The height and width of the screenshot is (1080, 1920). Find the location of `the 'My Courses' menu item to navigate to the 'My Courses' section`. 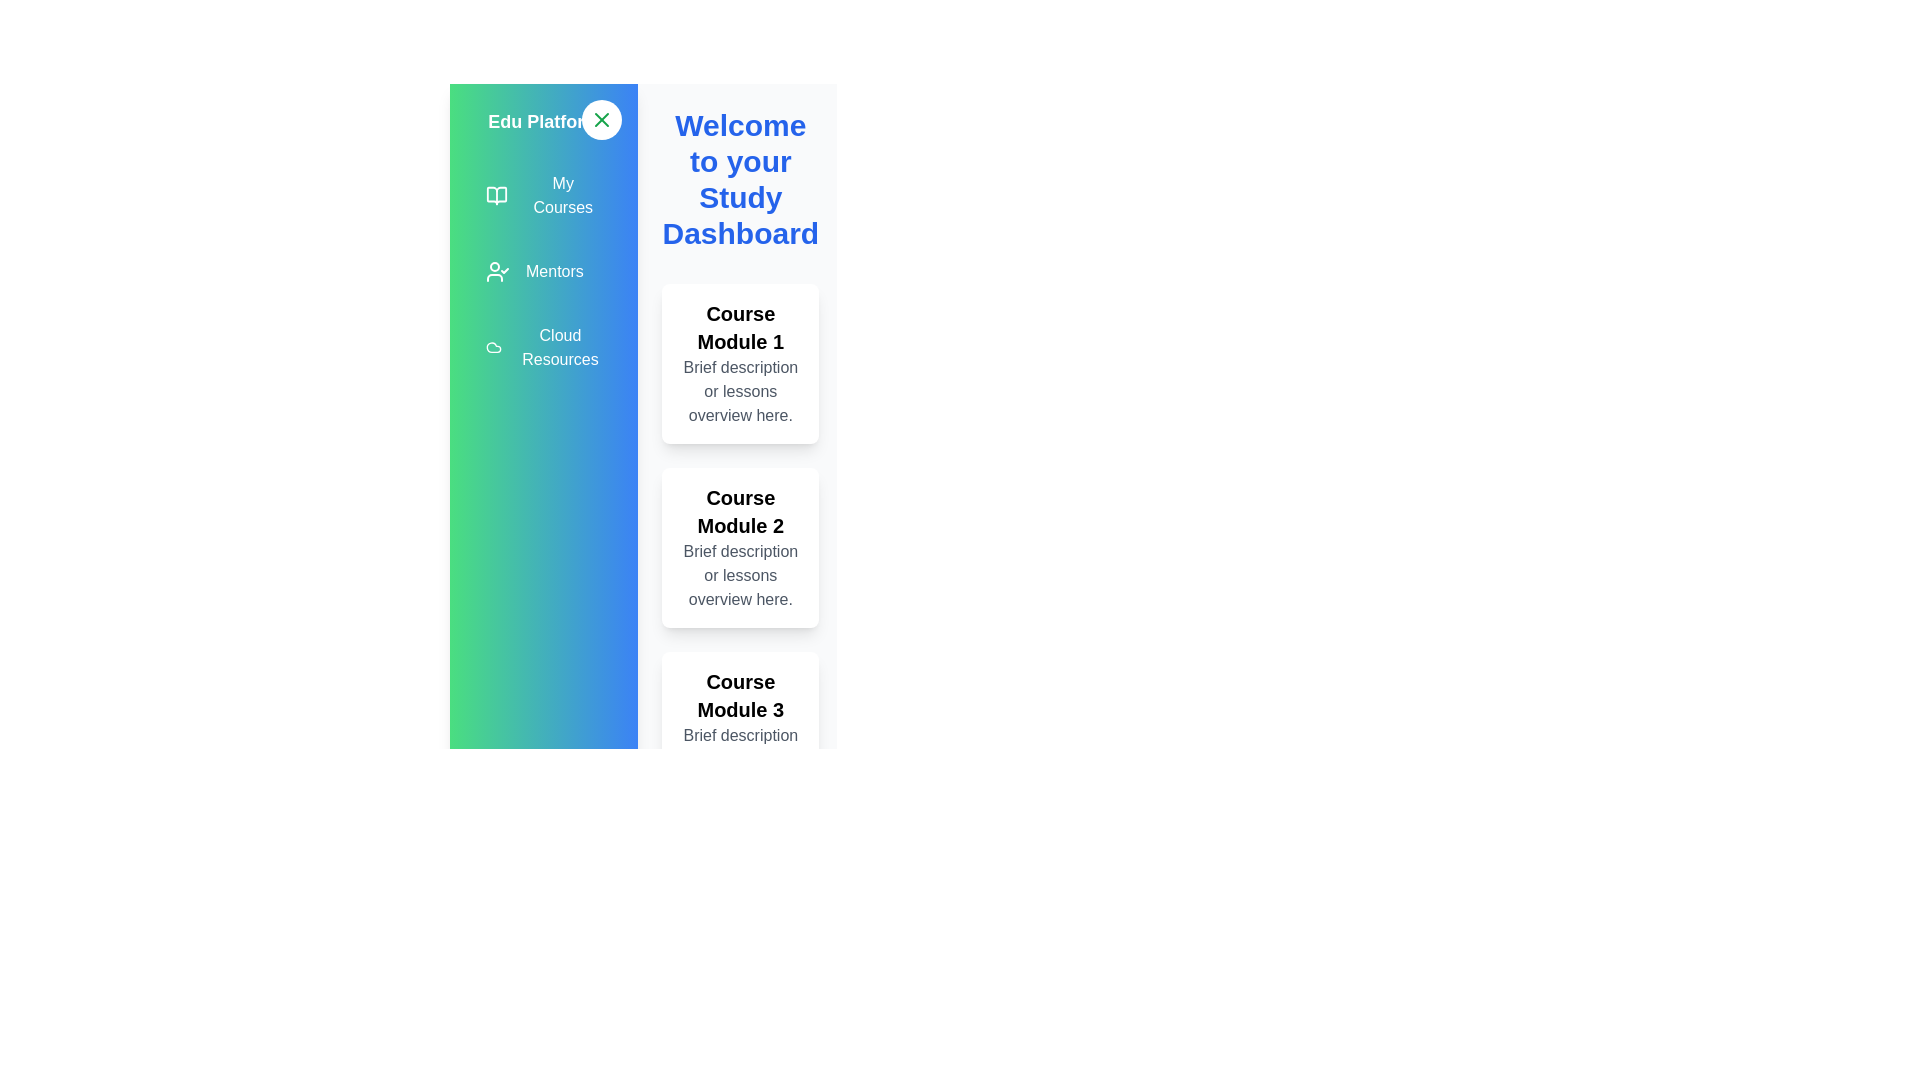

the 'My Courses' menu item to navigate to the 'My Courses' section is located at coordinates (543, 196).